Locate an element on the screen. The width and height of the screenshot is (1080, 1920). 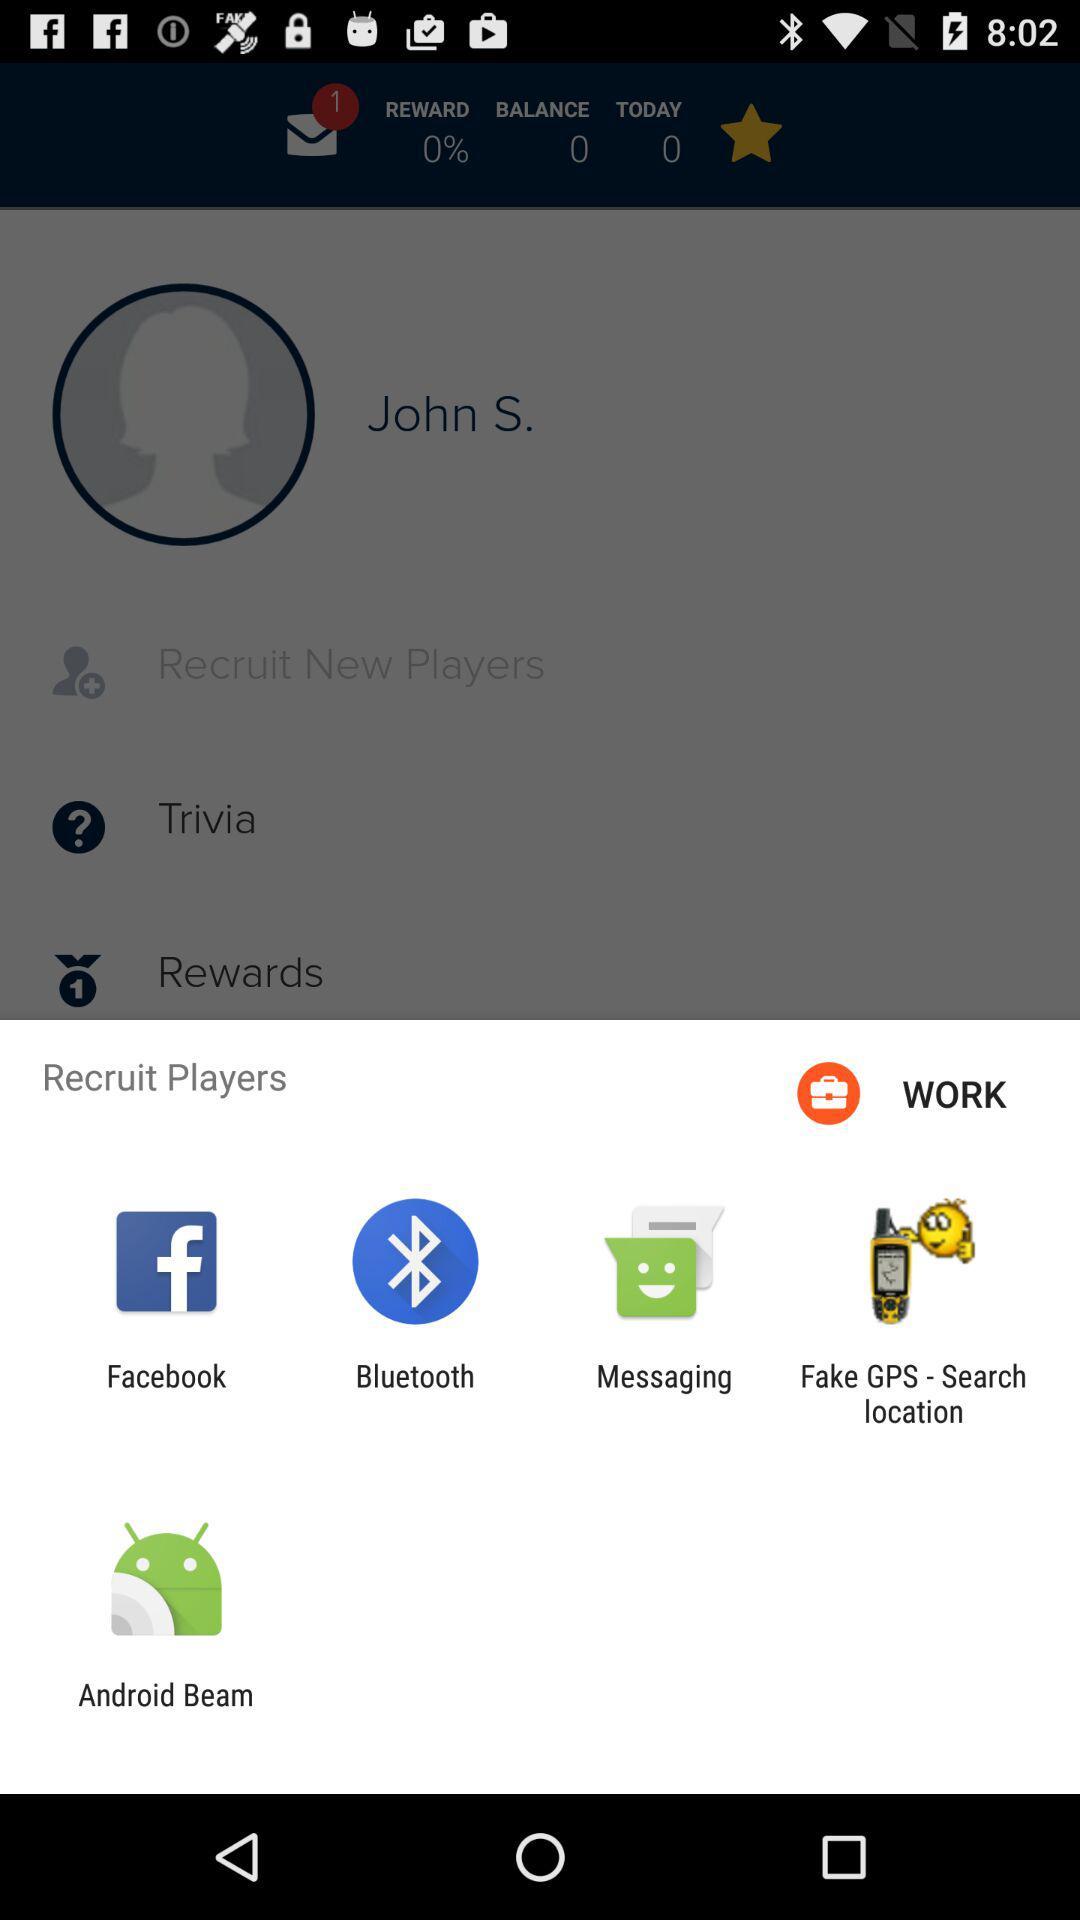
item next to bluetooth icon is located at coordinates (664, 1392).